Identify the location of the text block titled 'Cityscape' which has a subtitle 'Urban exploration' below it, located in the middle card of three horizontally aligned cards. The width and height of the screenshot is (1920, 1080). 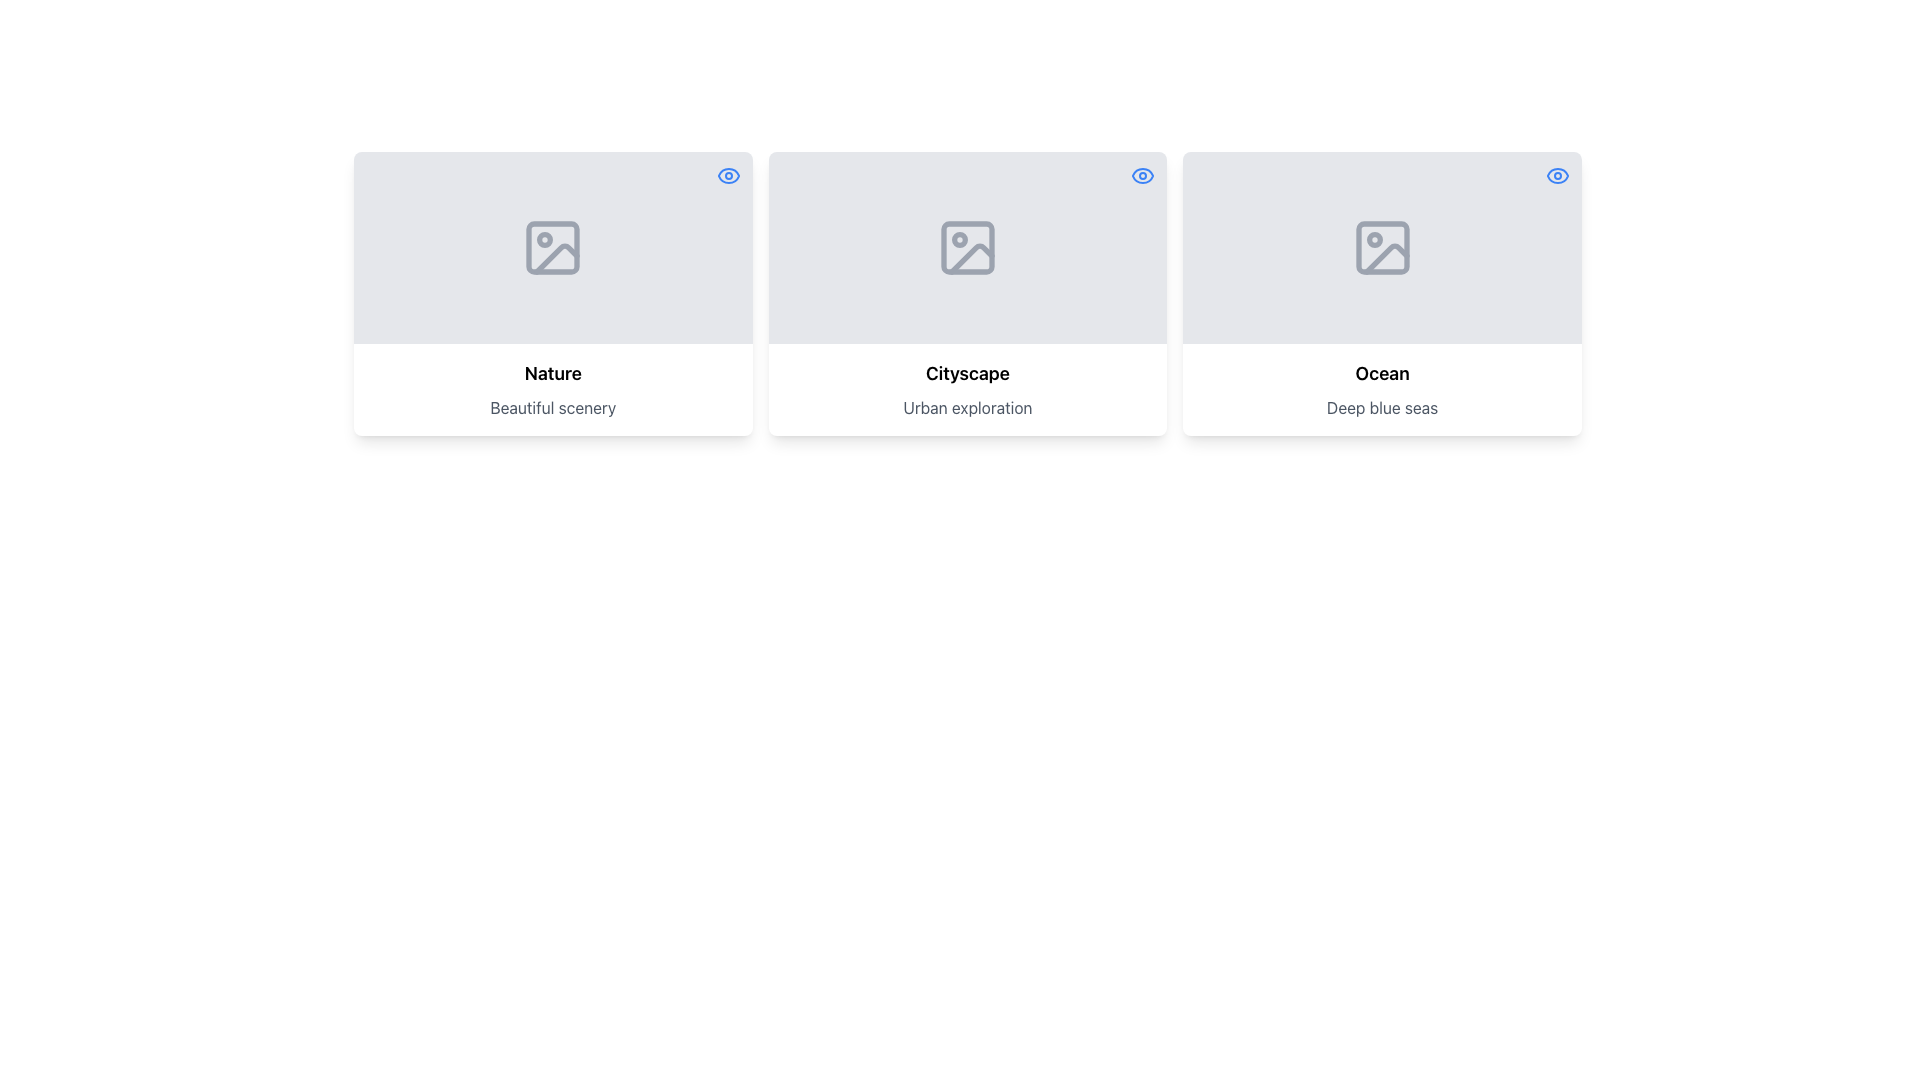
(968, 389).